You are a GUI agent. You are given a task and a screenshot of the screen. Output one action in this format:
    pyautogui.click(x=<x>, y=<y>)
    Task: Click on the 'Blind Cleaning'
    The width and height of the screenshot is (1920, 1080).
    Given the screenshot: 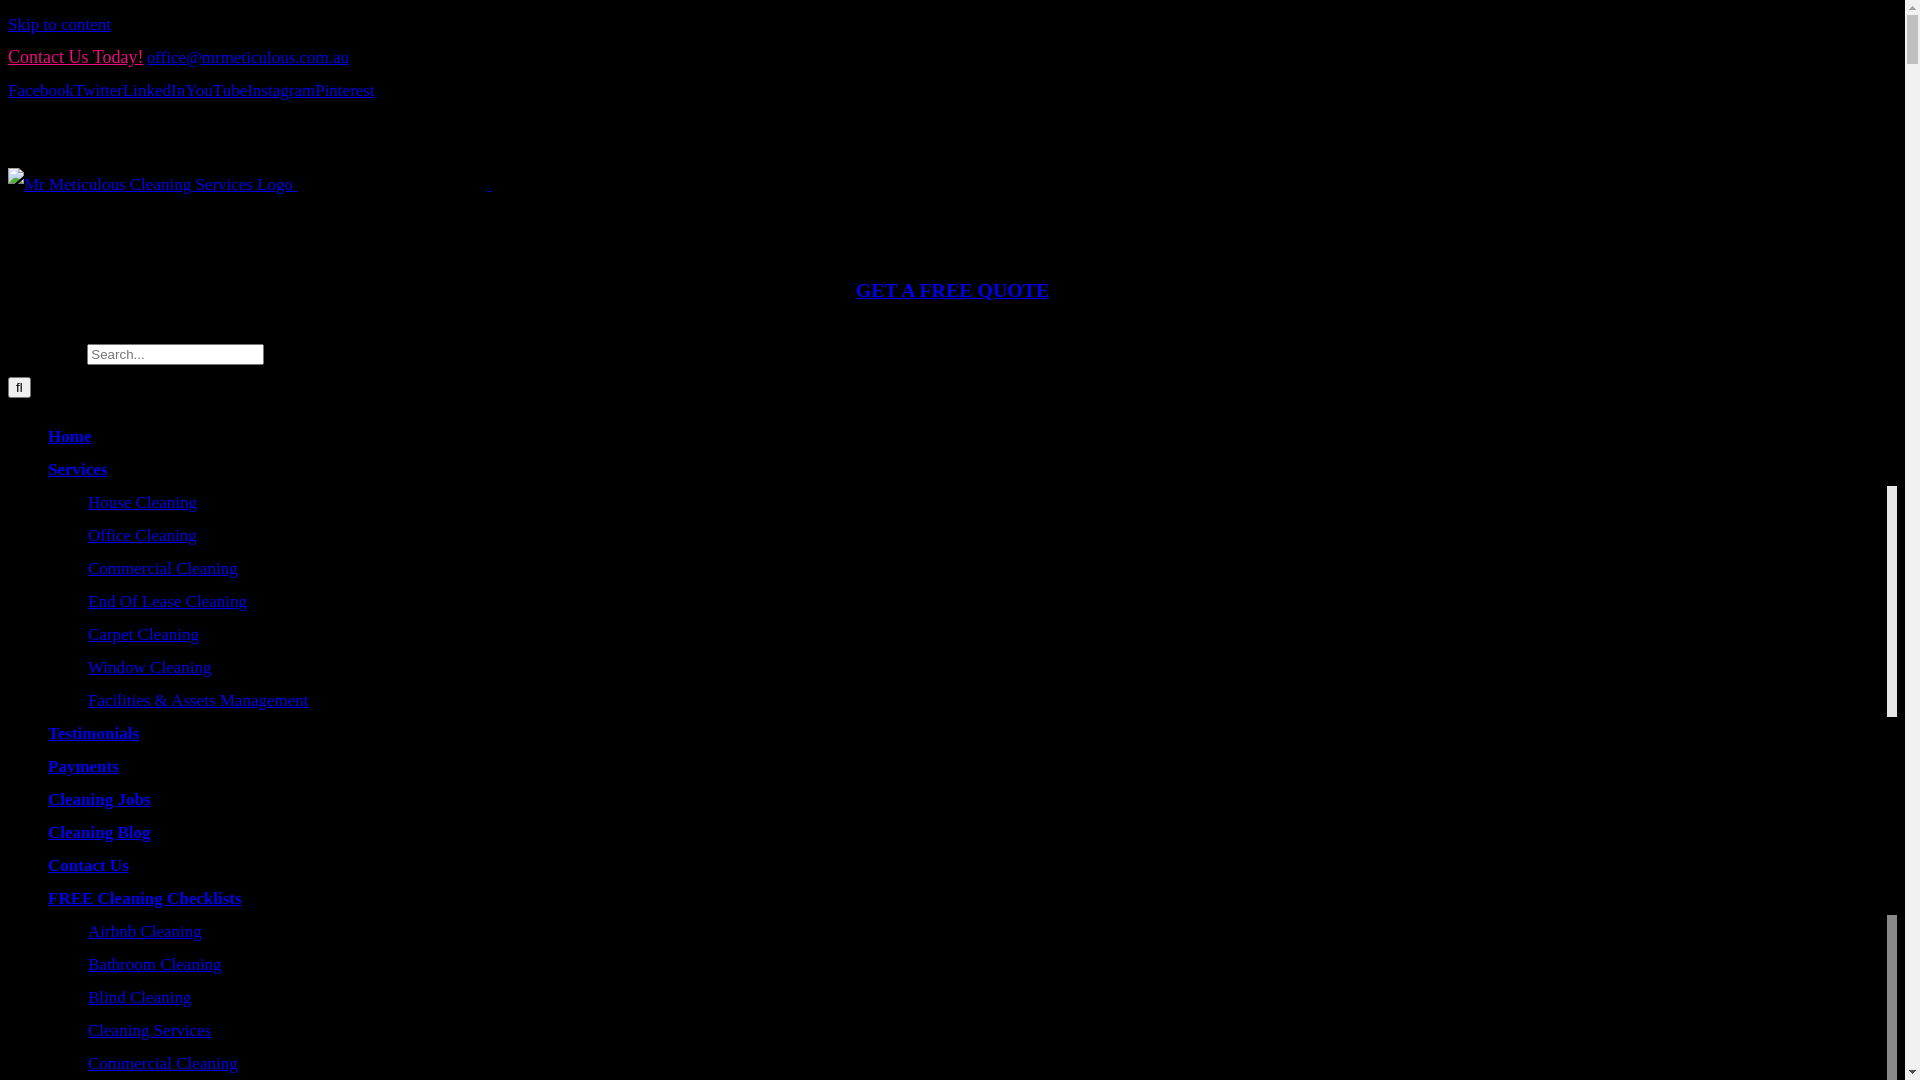 What is the action you would take?
    pyautogui.click(x=138, y=997)
    